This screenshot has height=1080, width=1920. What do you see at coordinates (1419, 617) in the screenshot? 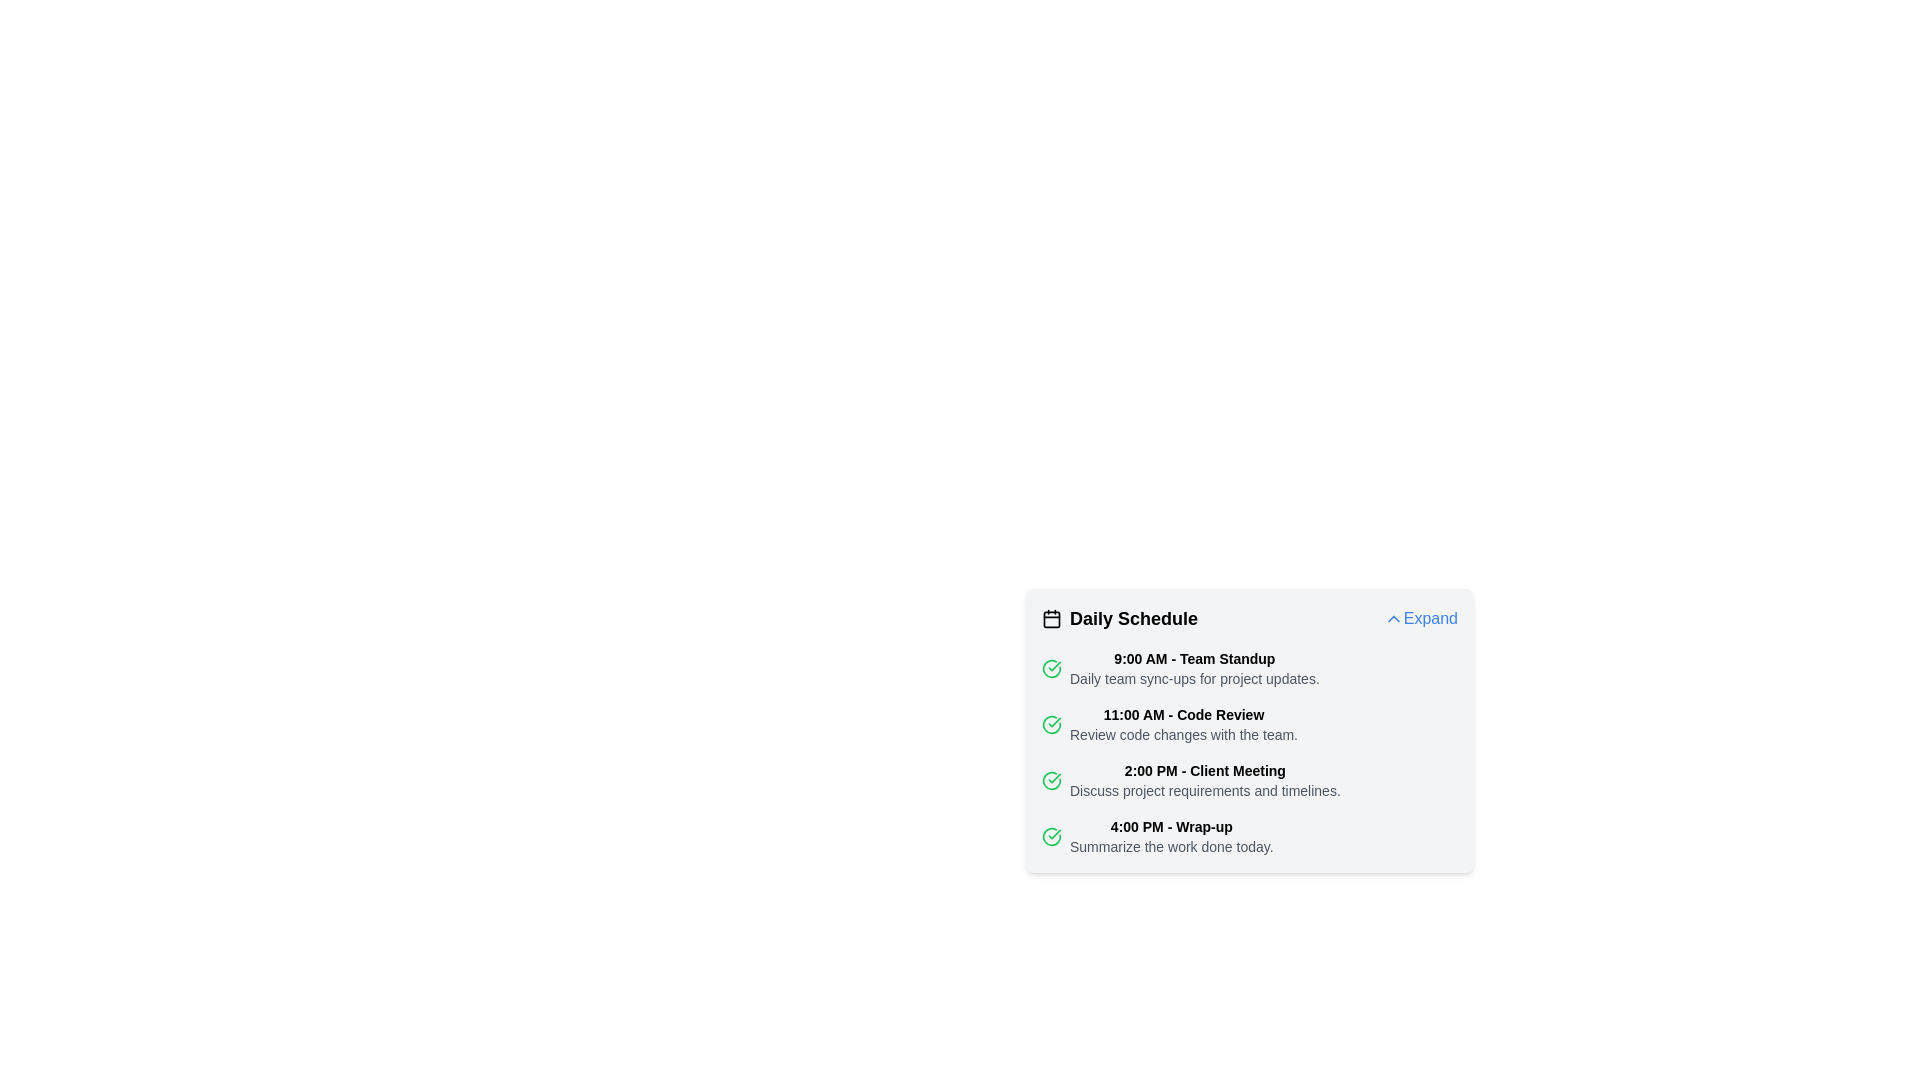
I see `the interactive button located in the top-right corner of the 'Daily Schedule' section` at bounding box center [1419, 617].